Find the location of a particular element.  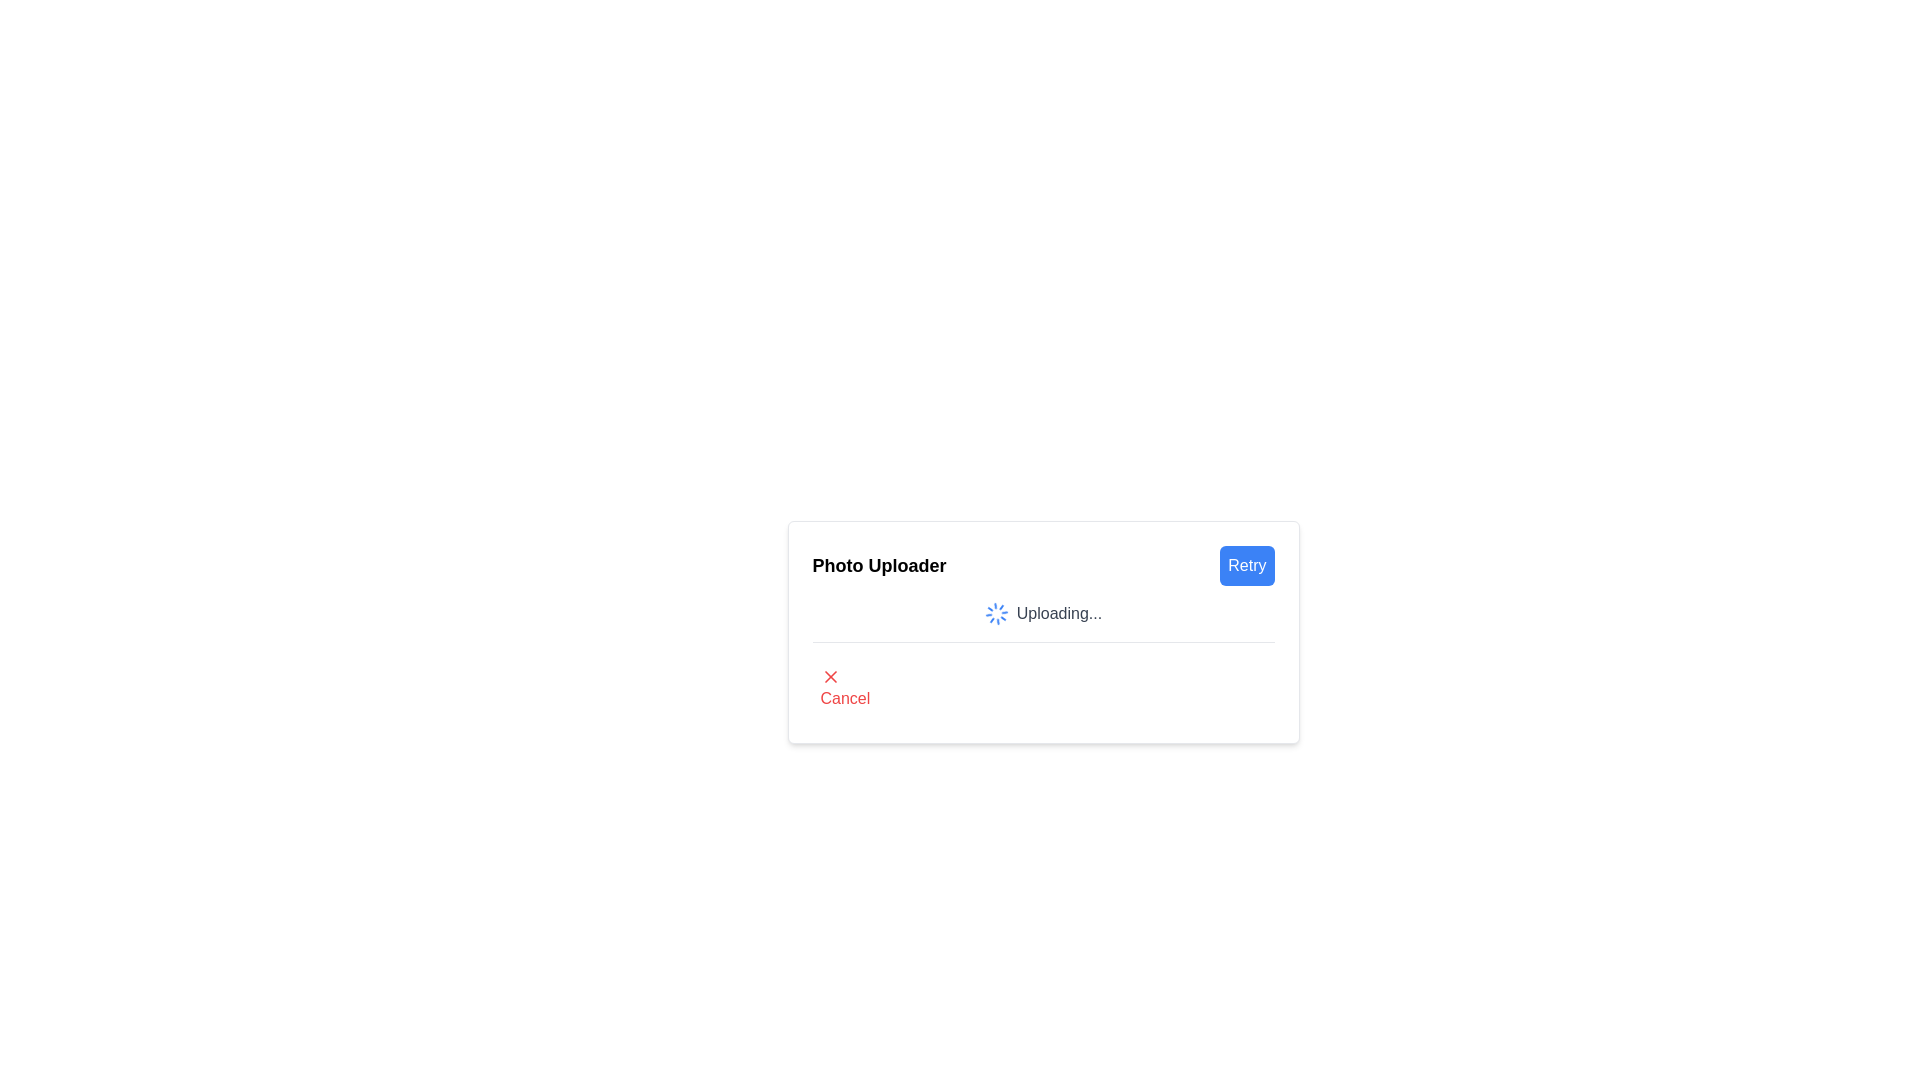

the 'Photo Uploader' text label, which is prominently styled in bold and serves as a significant header in the interface is located at coordinates (879, 566).